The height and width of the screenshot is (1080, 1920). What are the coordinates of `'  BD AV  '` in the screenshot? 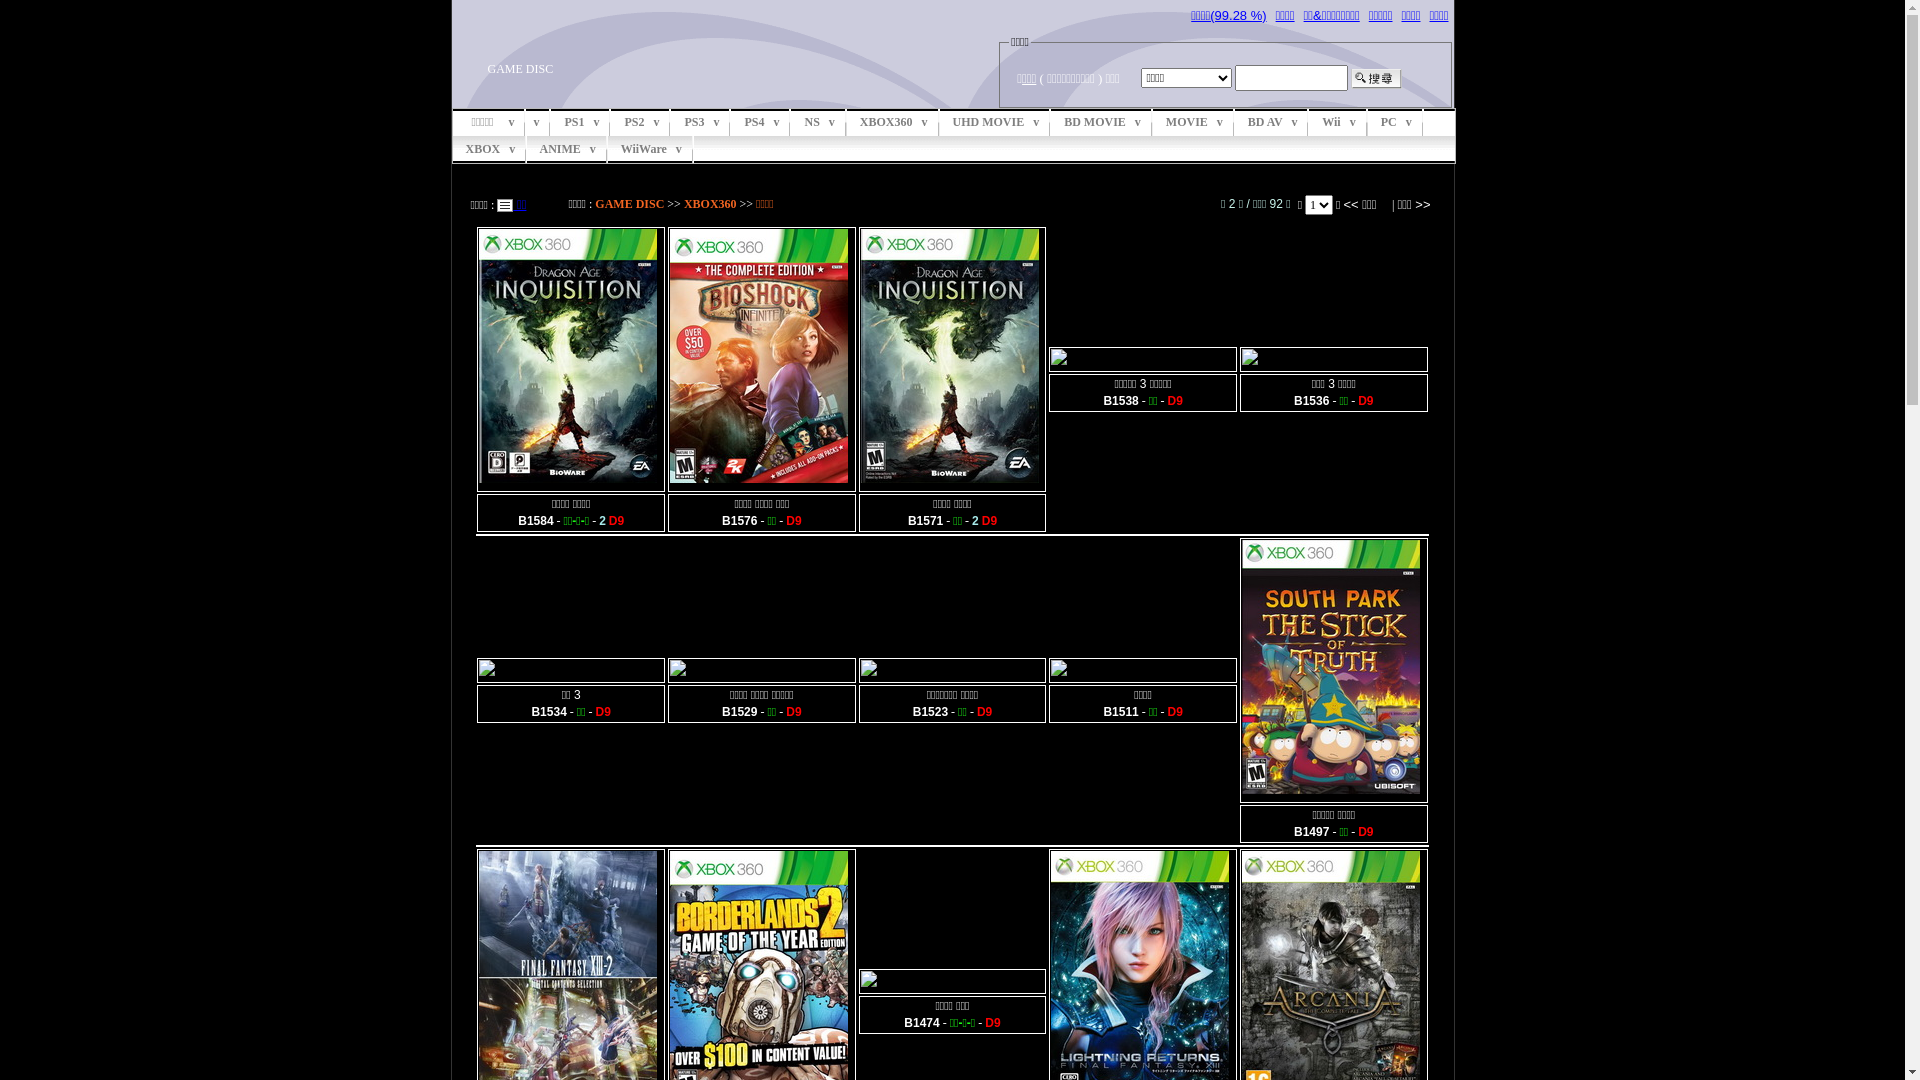 It's located at (1271, 122).